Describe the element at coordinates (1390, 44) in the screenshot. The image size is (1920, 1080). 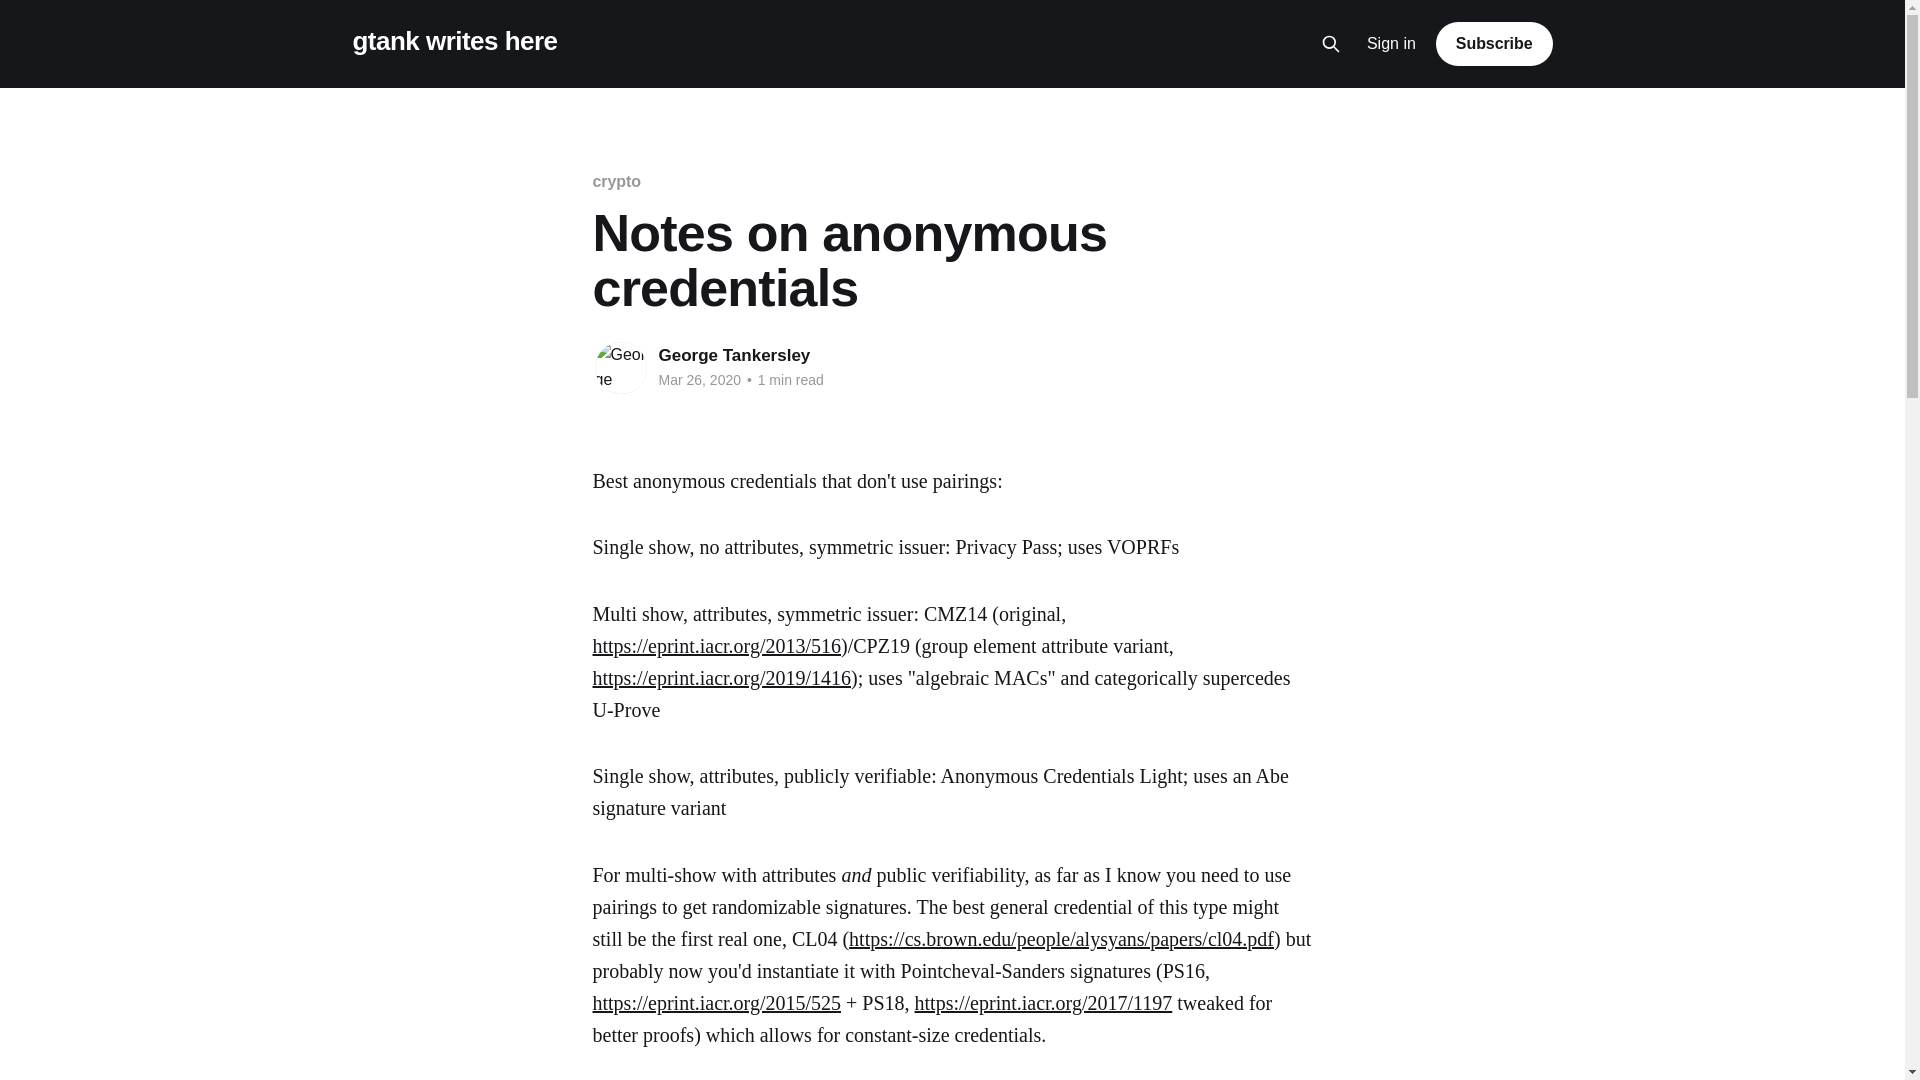
I see `'Sign in'` at that location.